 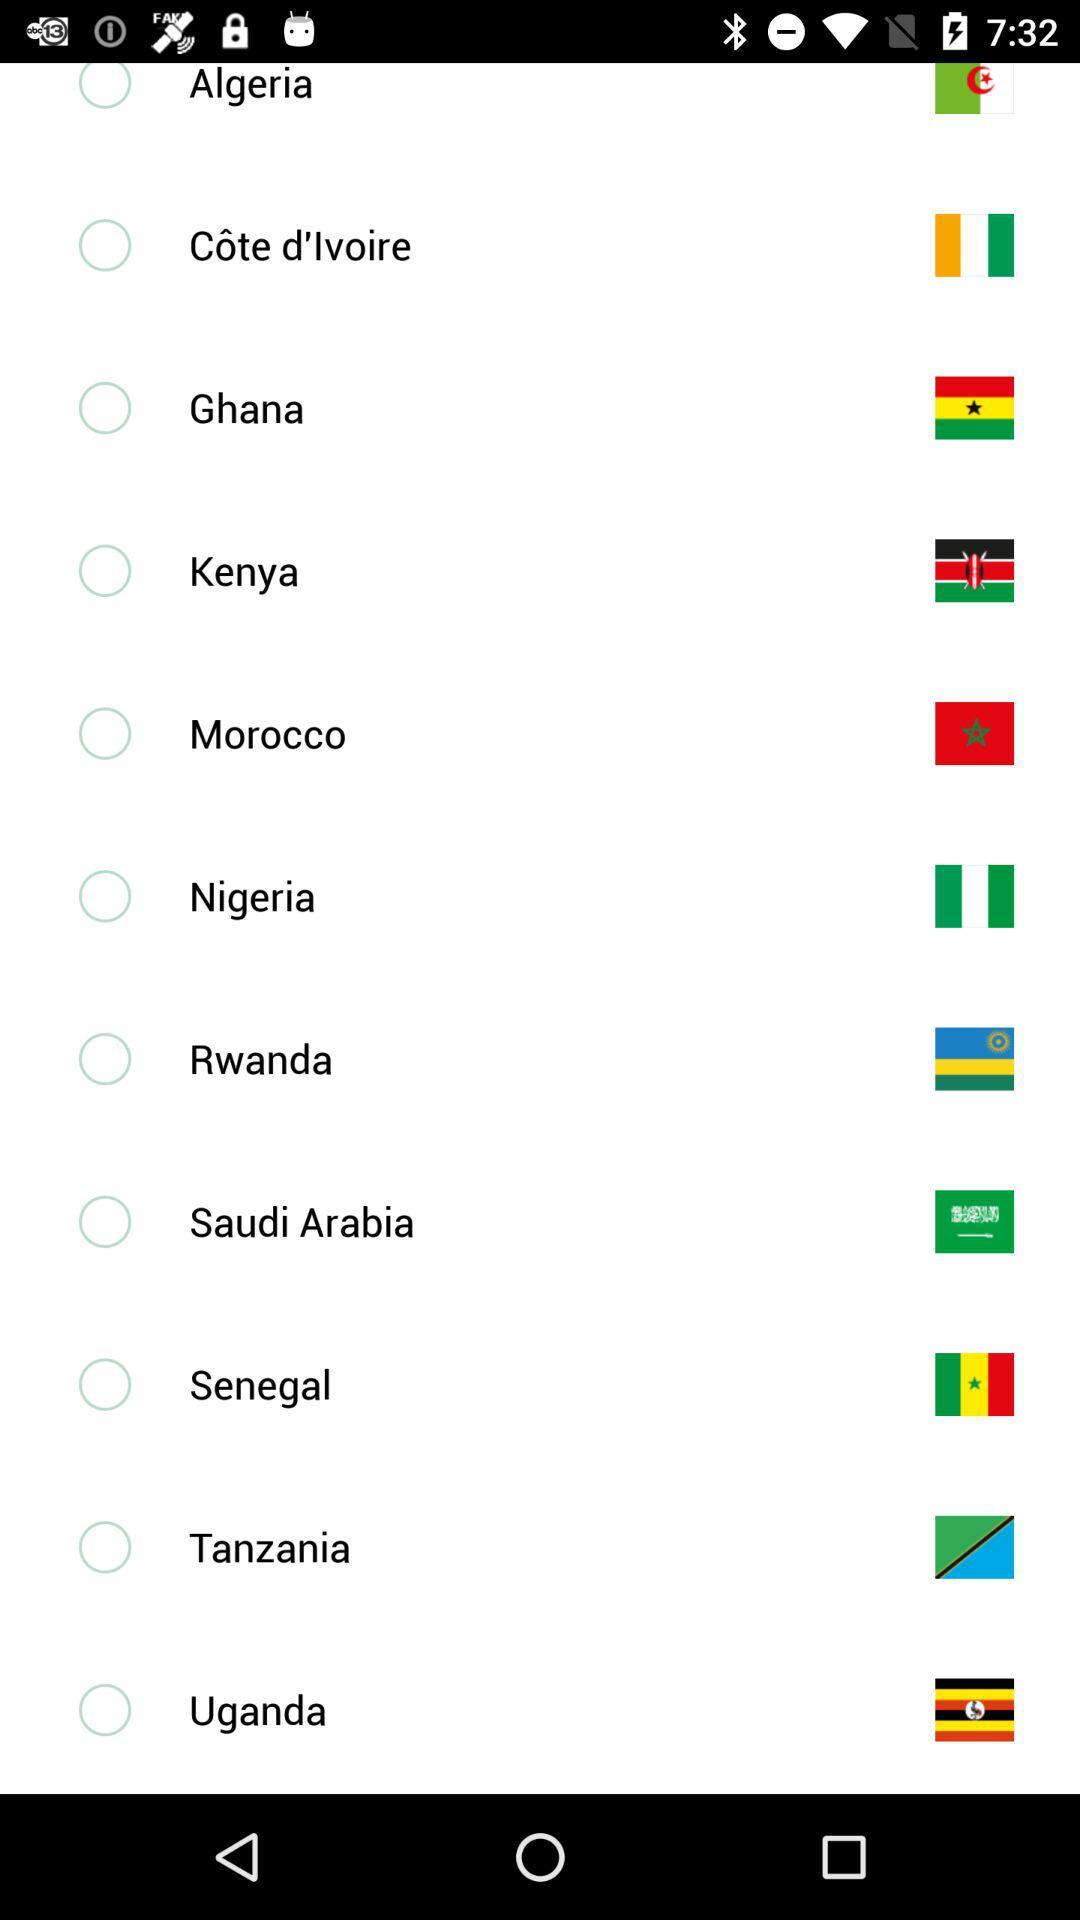 What do you see at coordinates (528, 732) in the screenshot?
I see `morocco item` at bounding box center [528, 732].